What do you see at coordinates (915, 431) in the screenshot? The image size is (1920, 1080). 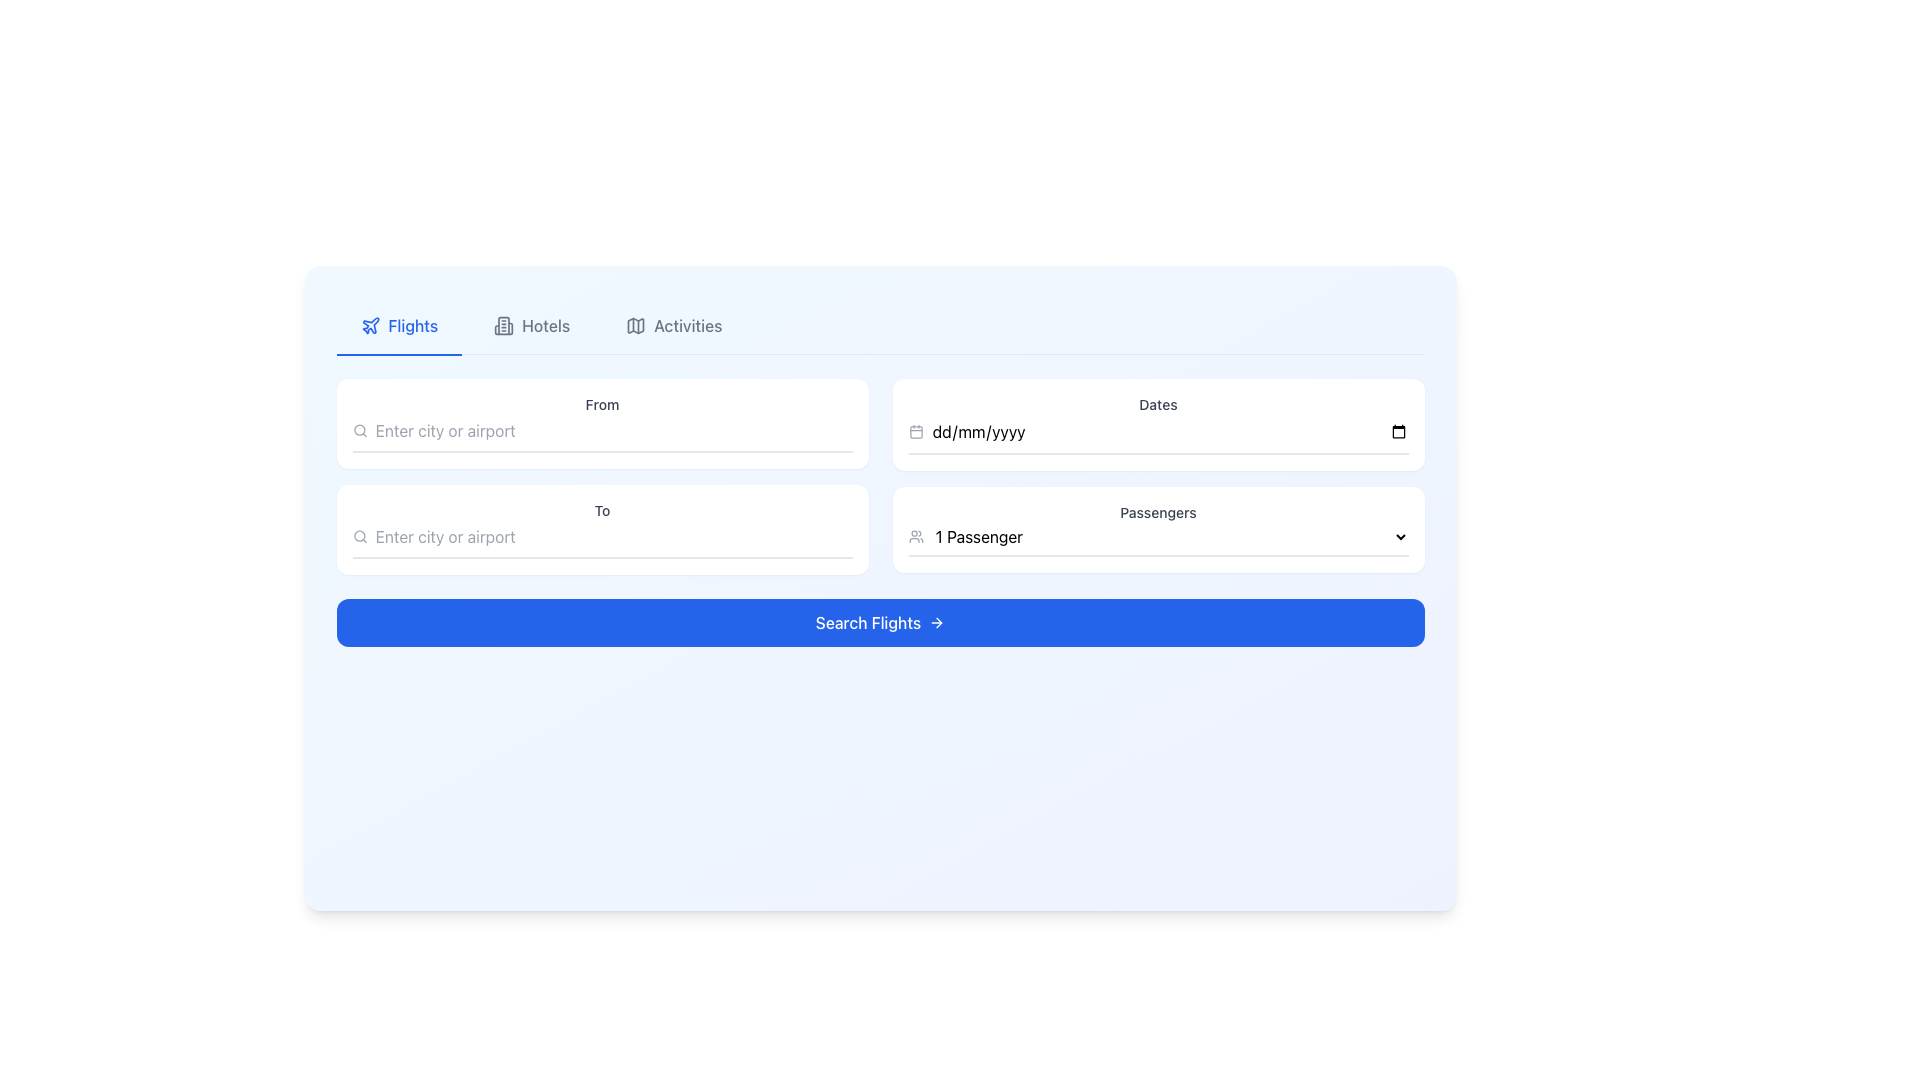 I see `the small gray calendar icon located to the left of the placeholder text 'dd/mm/yyyy' in the 'Dates' input field of the 'Flights' search section` at bounding box center [915, 431].